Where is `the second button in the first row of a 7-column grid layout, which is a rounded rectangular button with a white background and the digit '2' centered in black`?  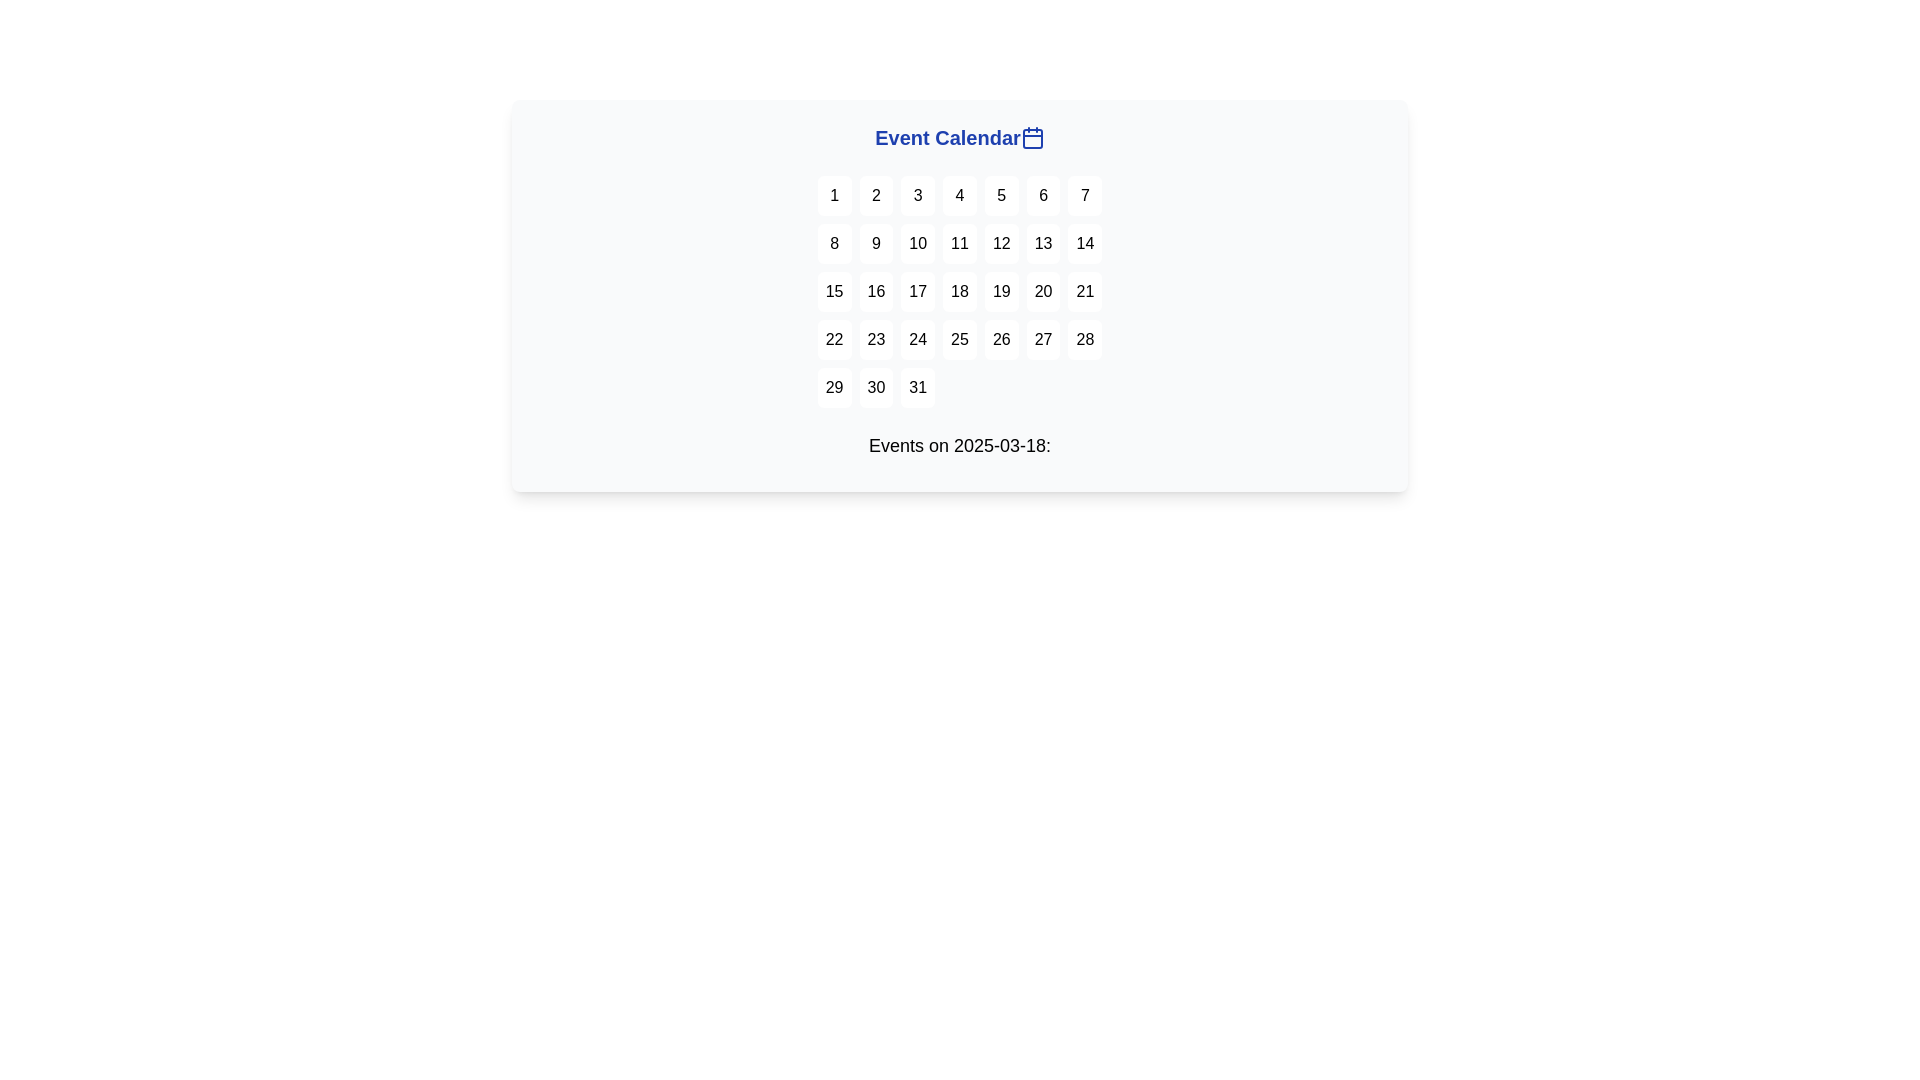
the second button in the first row of a 7-column grid layout, which is a rounded rectangular button with a white background and the digit '2' centered in black is located at coordinates (876, 196).